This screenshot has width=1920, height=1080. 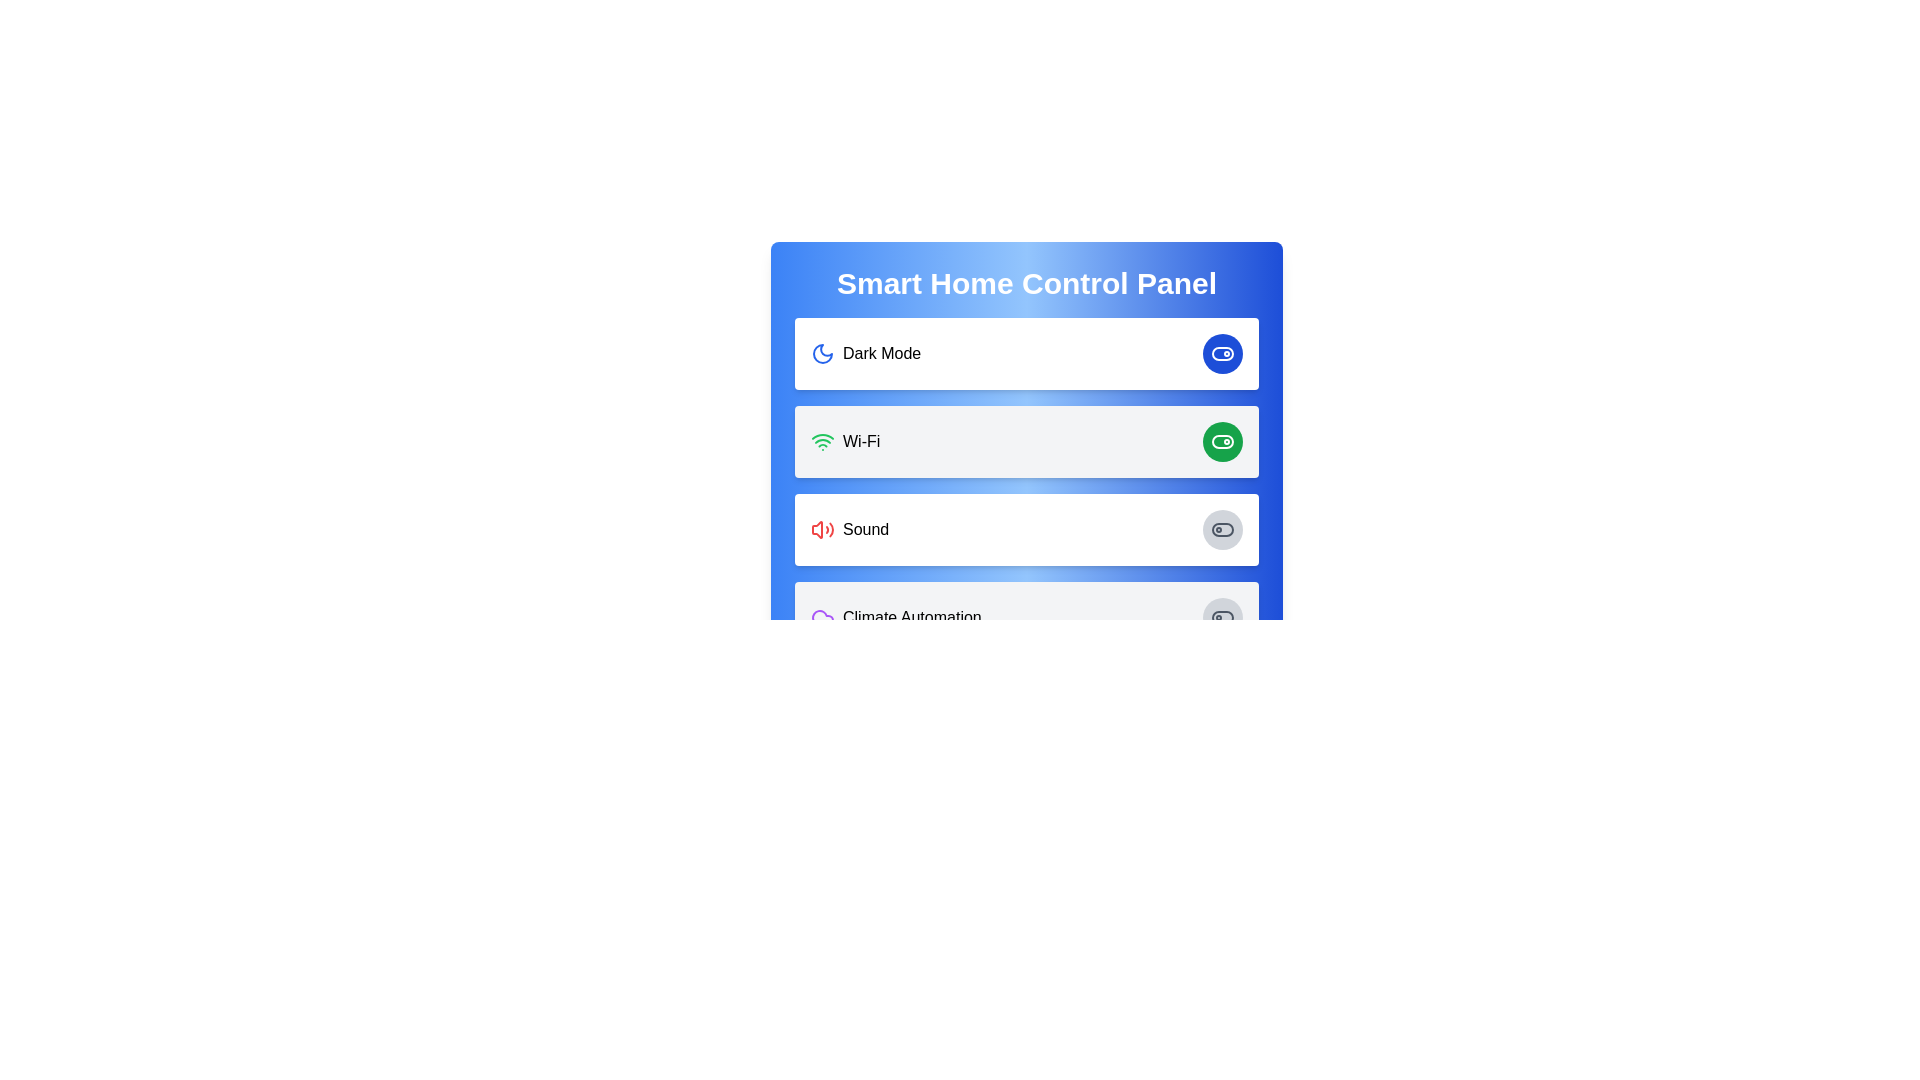 I want to click on the toggle switch, so click(x=1222, y=528).